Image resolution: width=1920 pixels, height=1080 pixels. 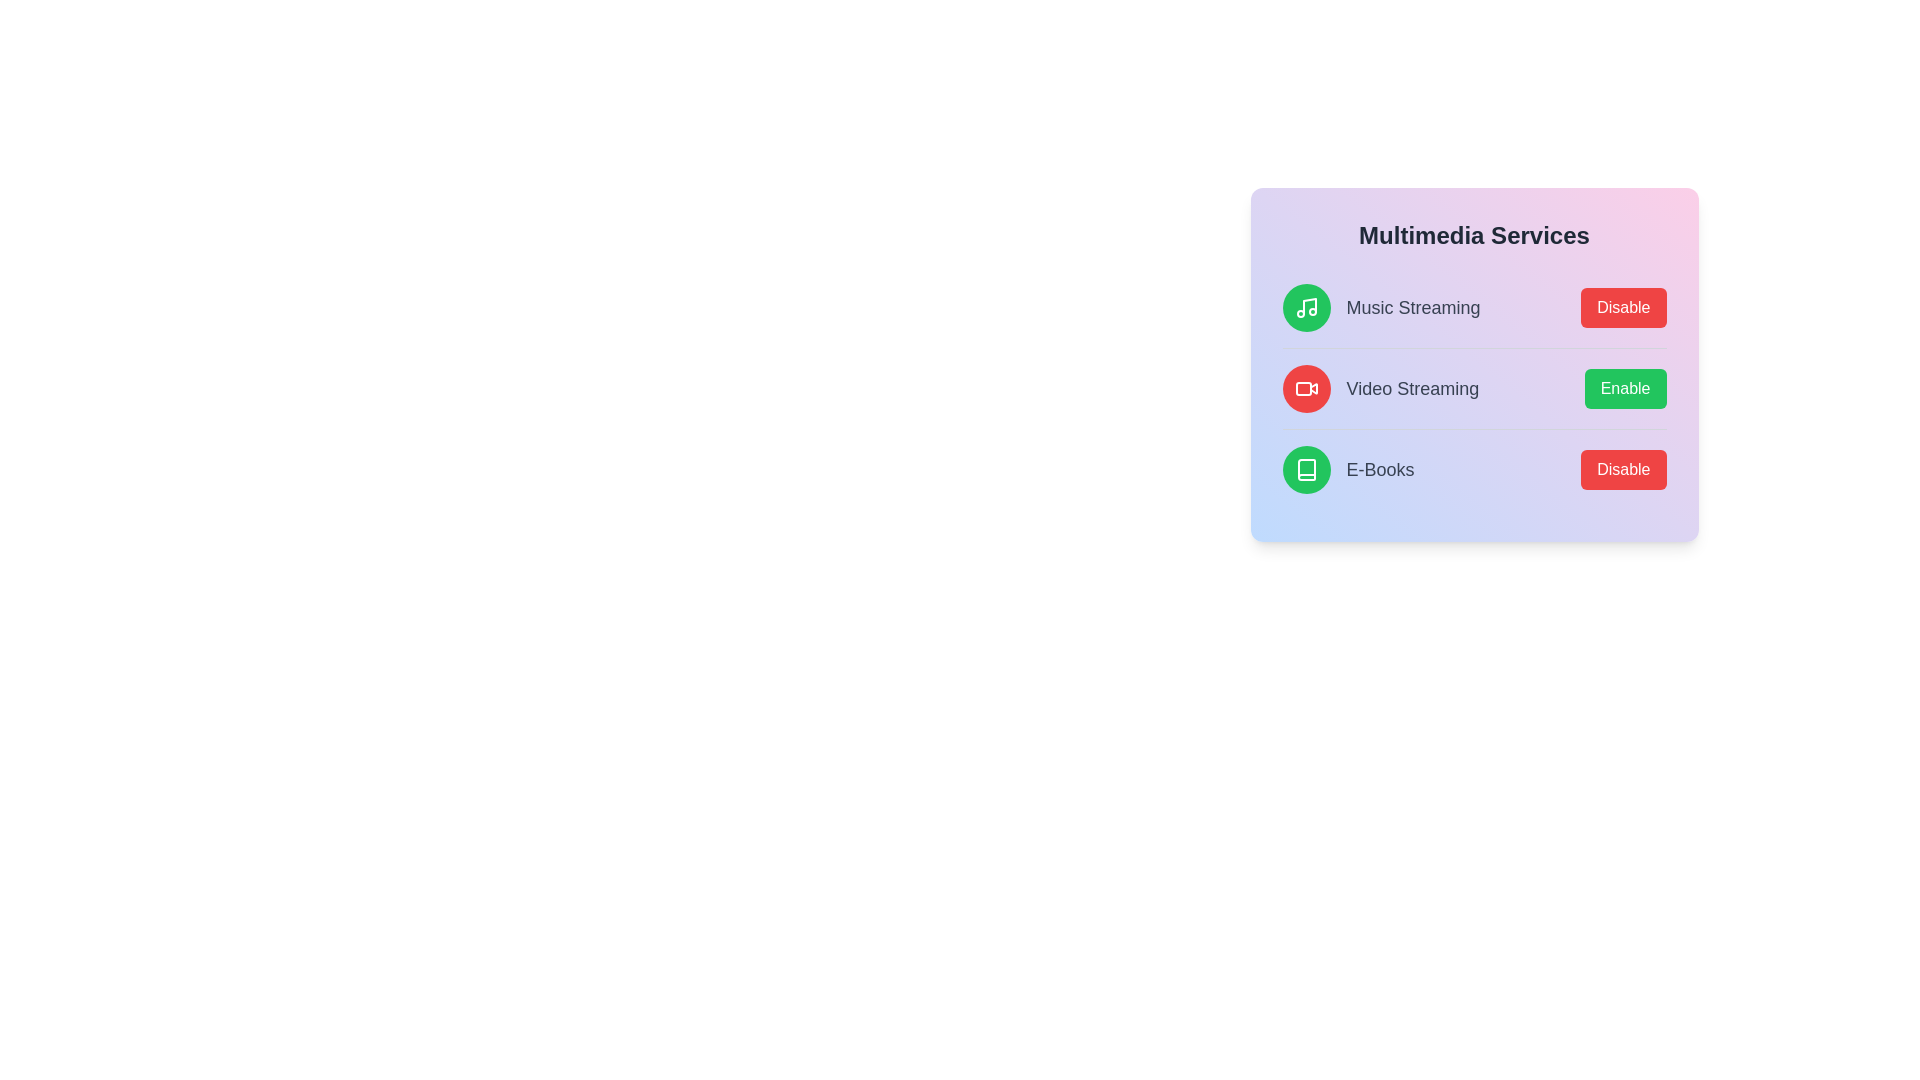 What do you see at coordinates (1623, 308) in the screenshot?
I see `the service identified by music` at bounding box center [1623, 308].